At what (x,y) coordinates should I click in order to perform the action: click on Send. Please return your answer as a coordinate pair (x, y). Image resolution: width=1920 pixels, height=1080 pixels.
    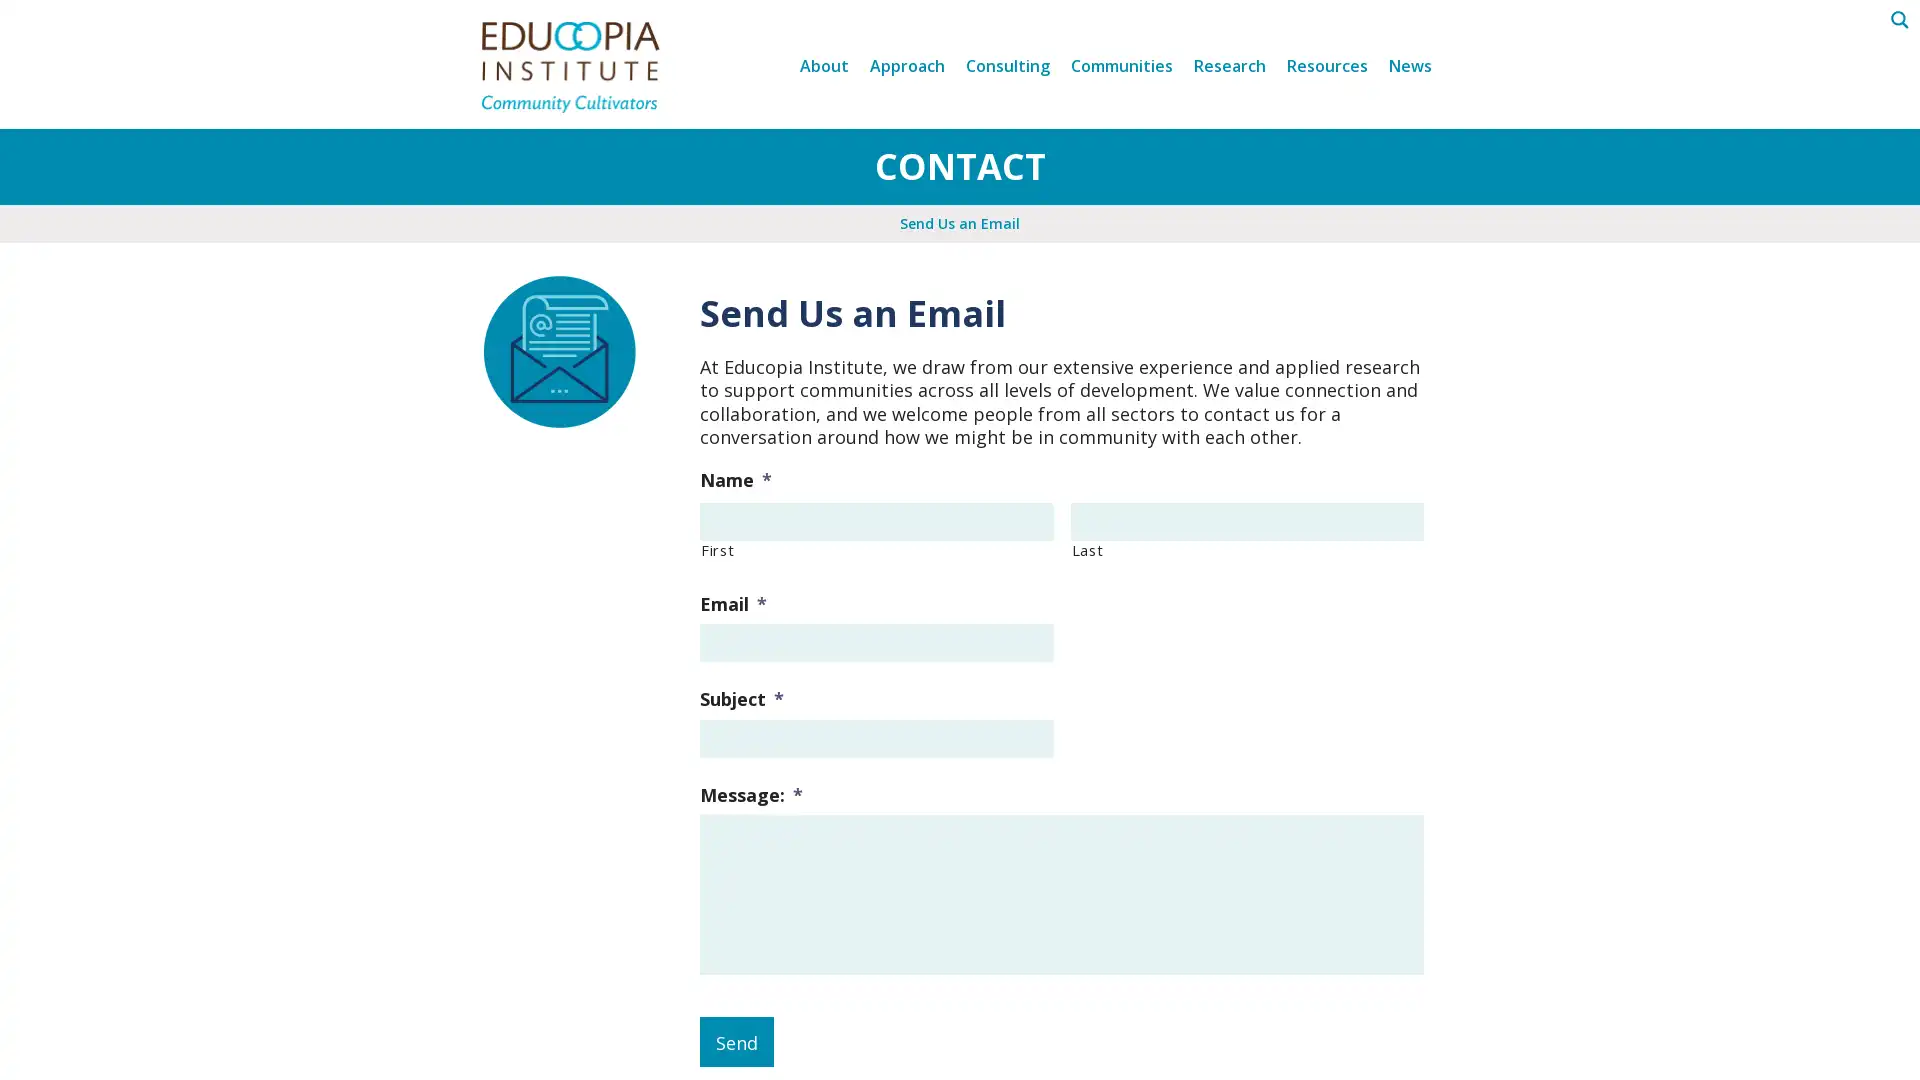
    Looking at the image, I should click on (736, 1040).